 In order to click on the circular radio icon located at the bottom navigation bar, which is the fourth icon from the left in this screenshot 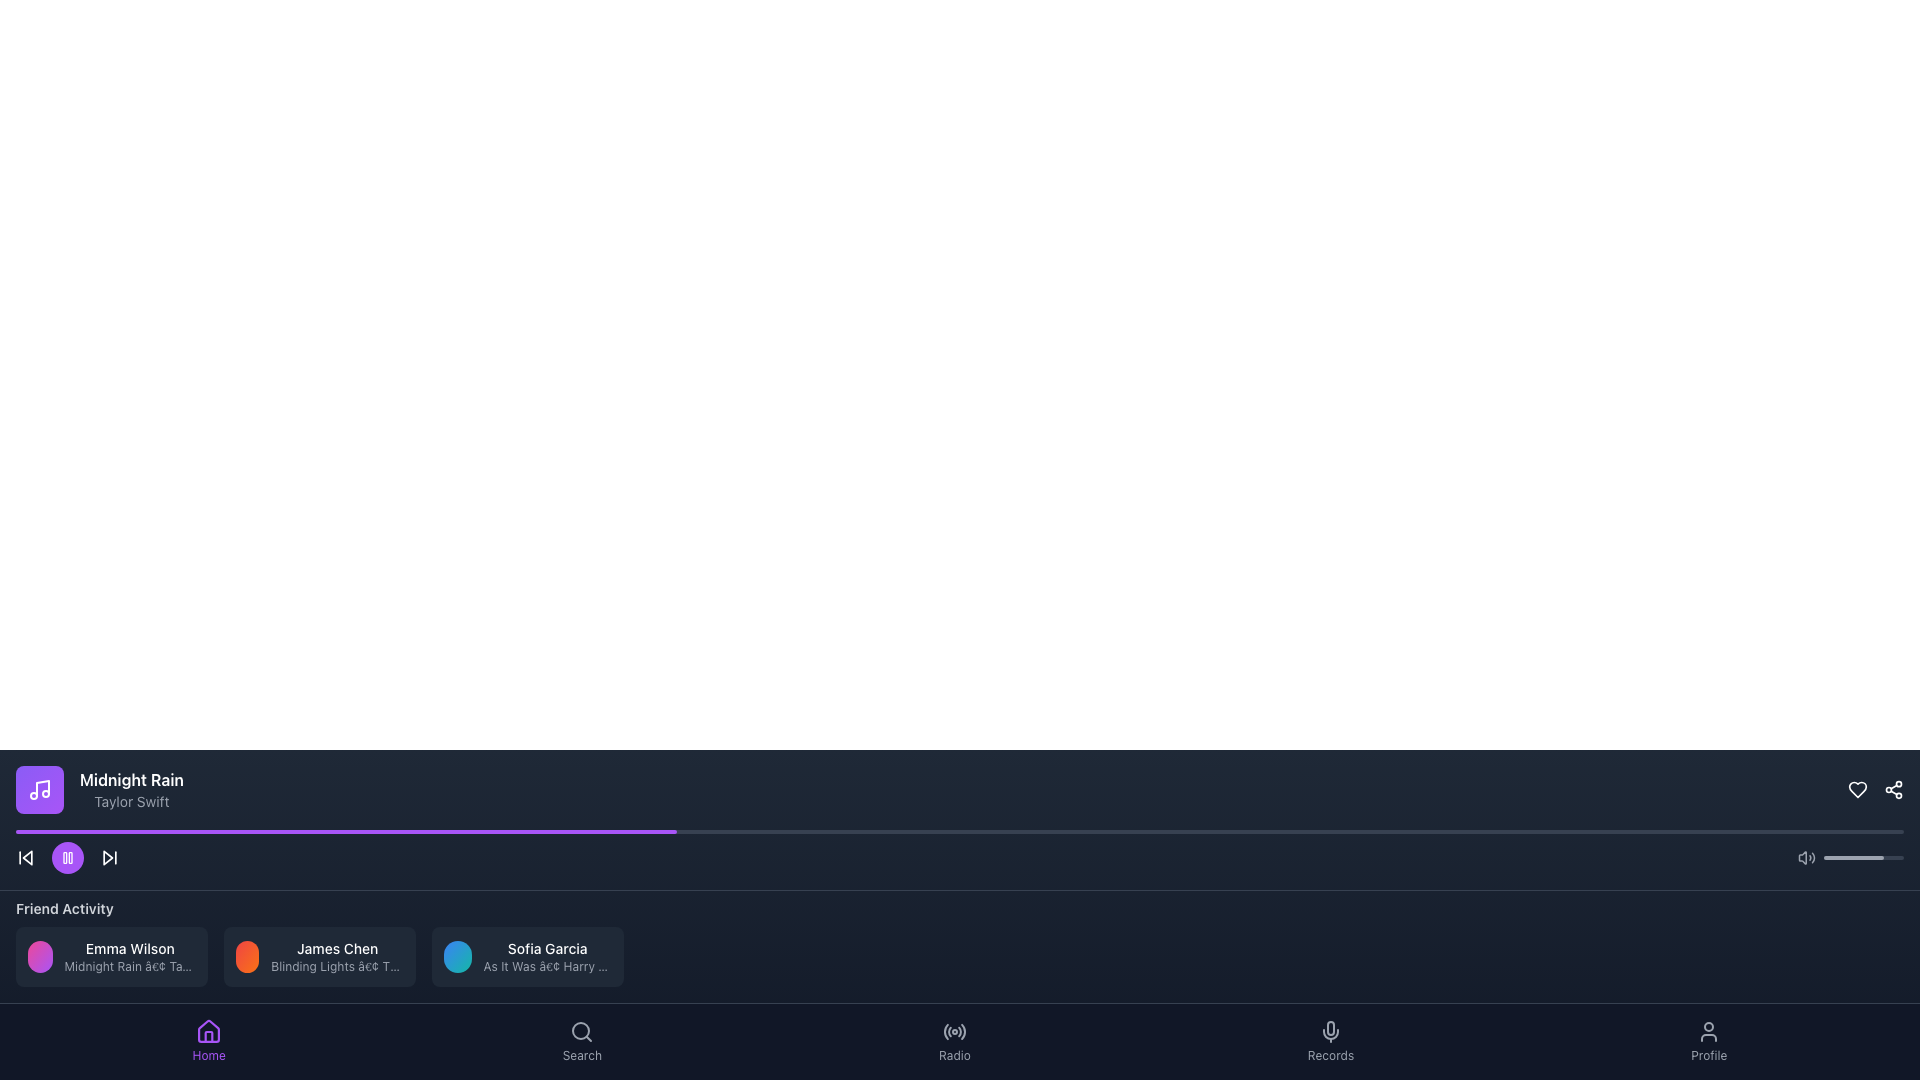, I will do `click(953, 1032)`.